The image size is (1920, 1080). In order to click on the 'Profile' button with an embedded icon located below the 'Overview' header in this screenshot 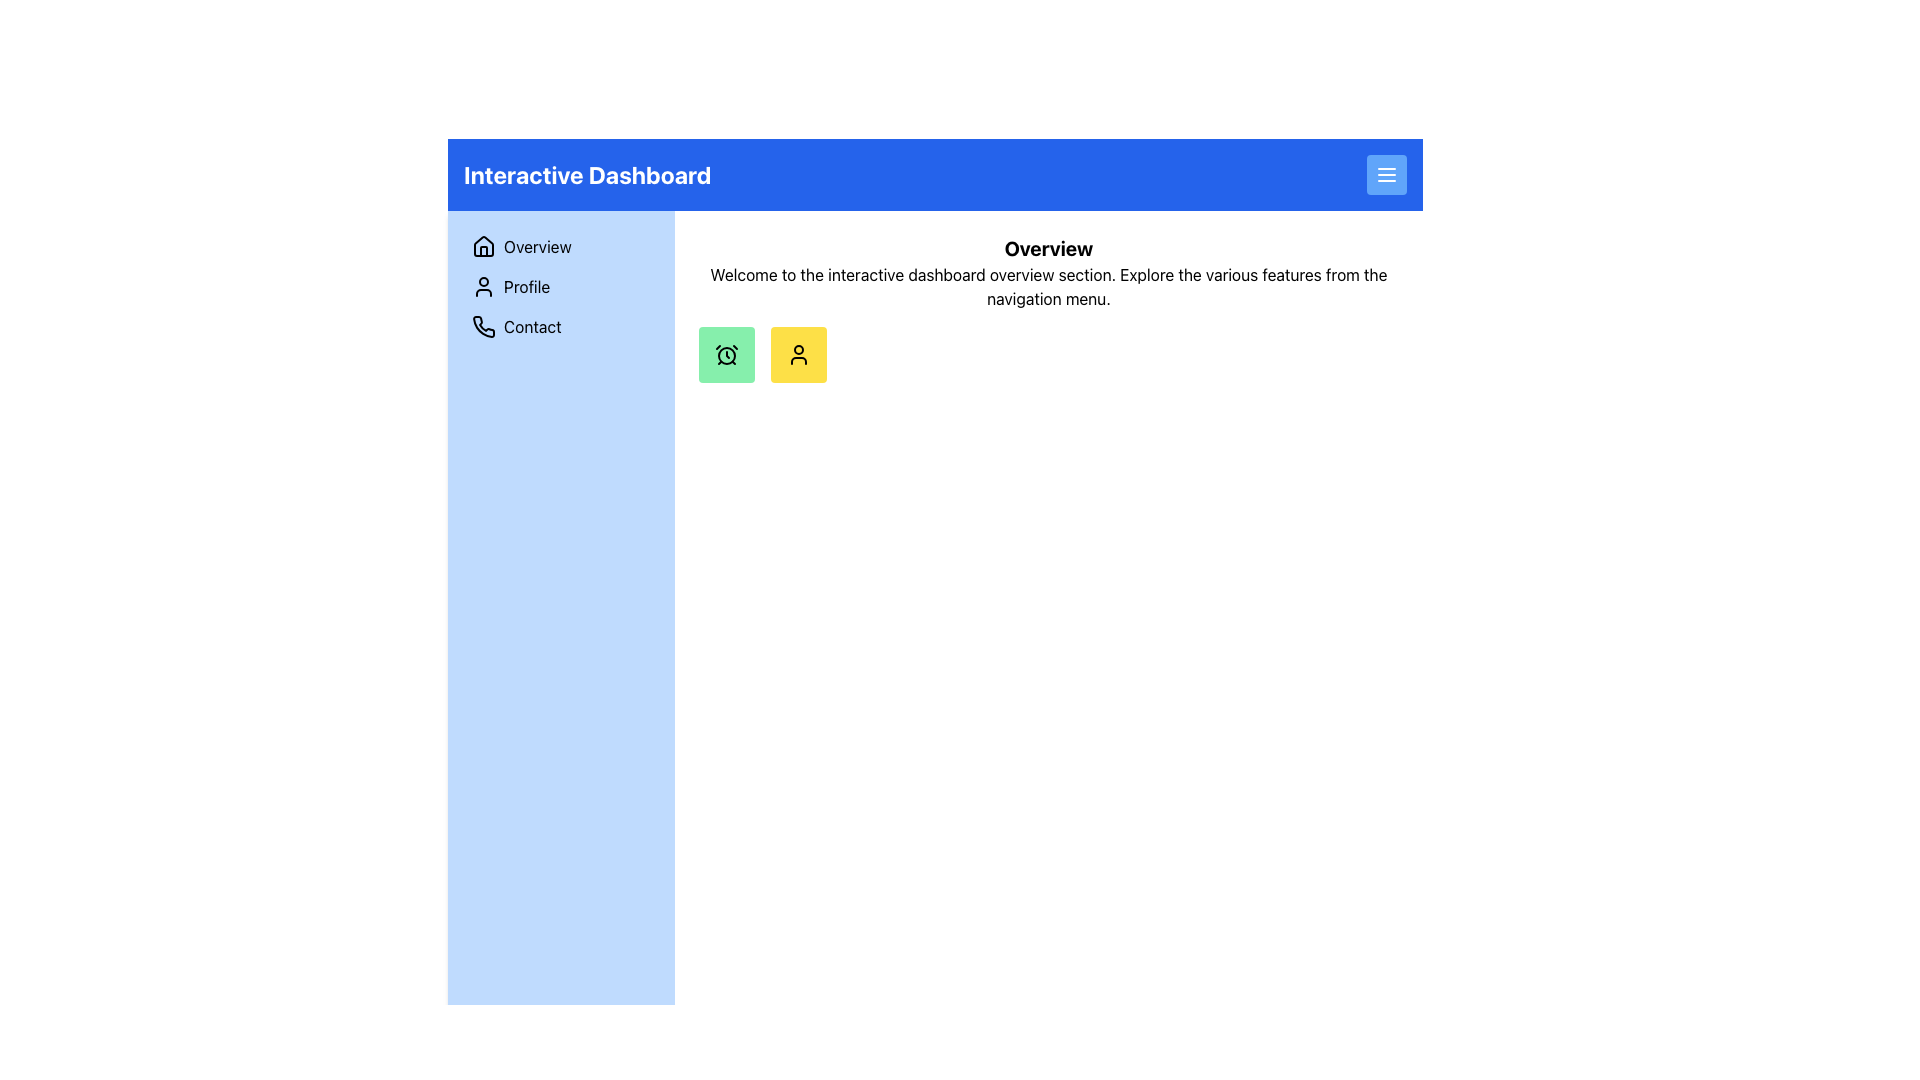, I will do `click(797, 353)`.